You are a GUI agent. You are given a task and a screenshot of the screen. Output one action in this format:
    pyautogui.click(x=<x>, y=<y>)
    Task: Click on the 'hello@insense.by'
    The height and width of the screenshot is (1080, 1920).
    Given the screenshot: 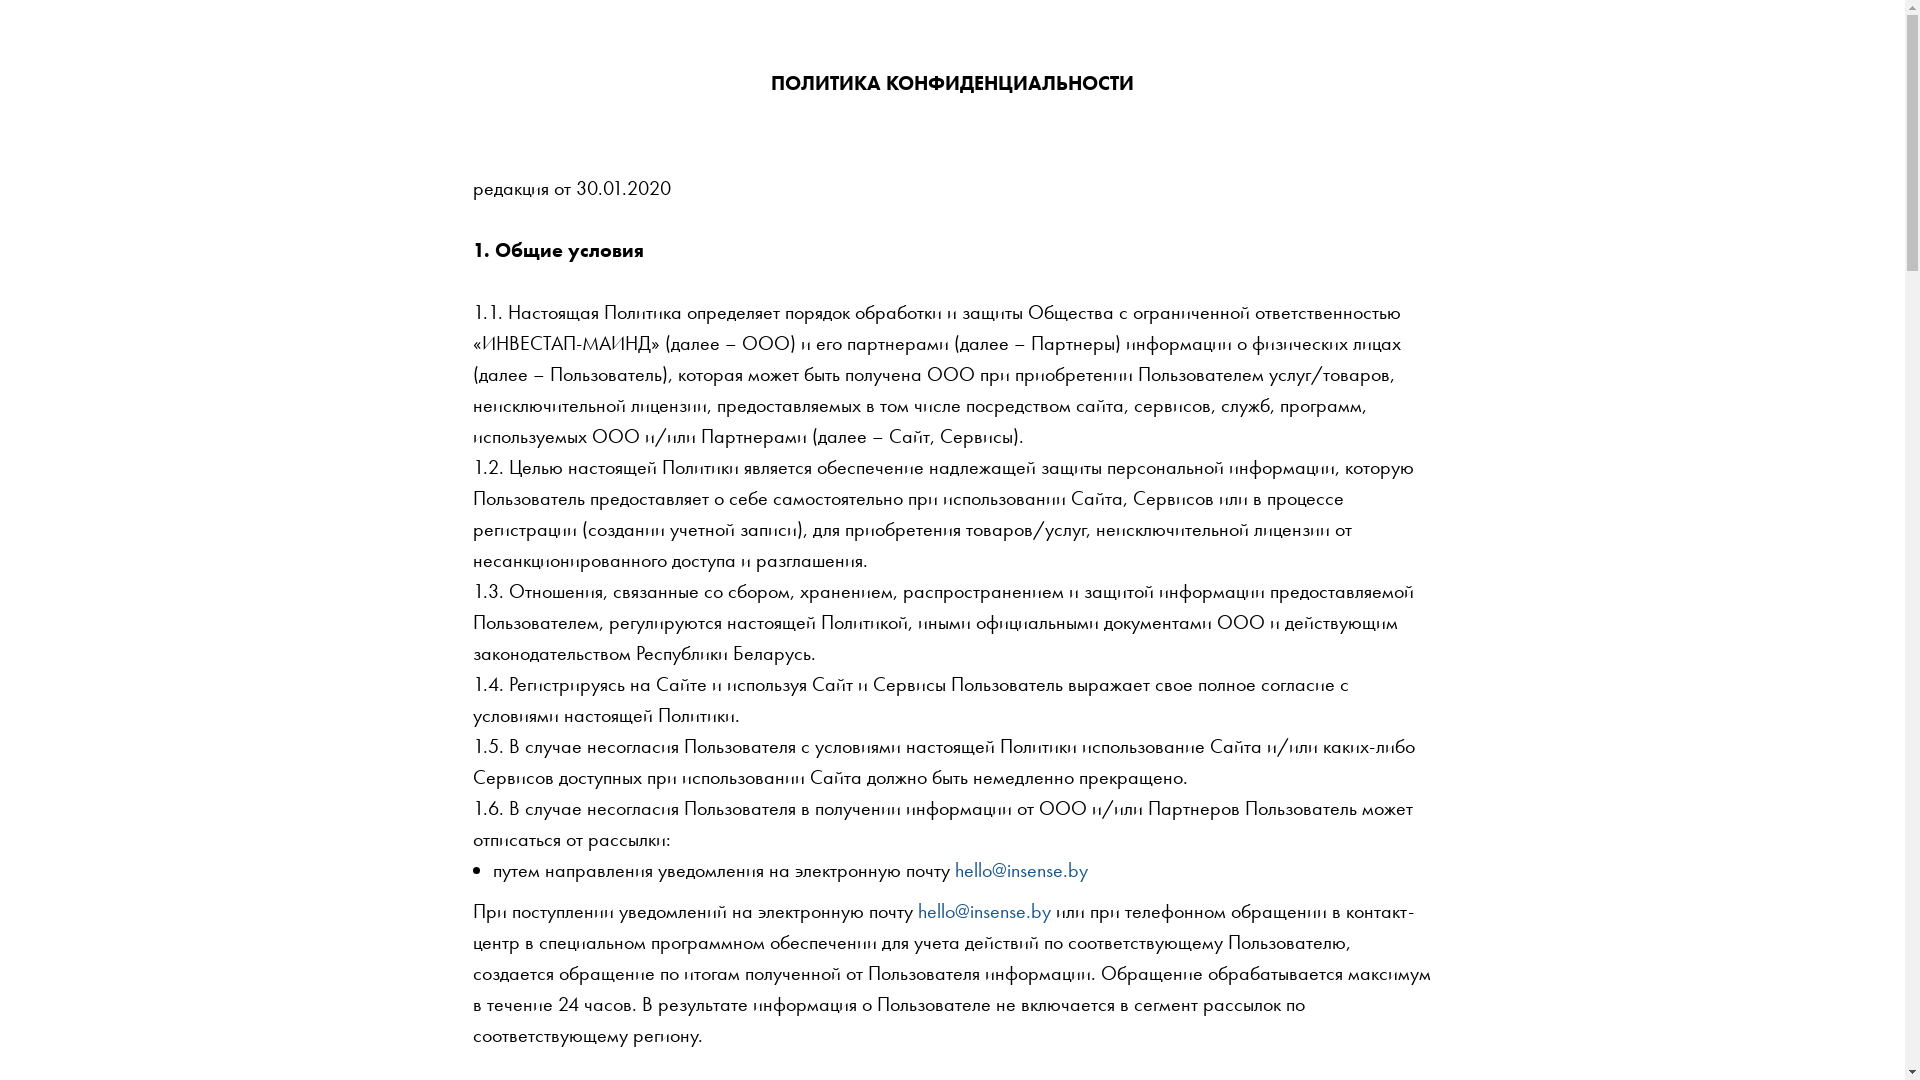 What is the action you would take?
    pyautogui.click(x=984, y=910)
    